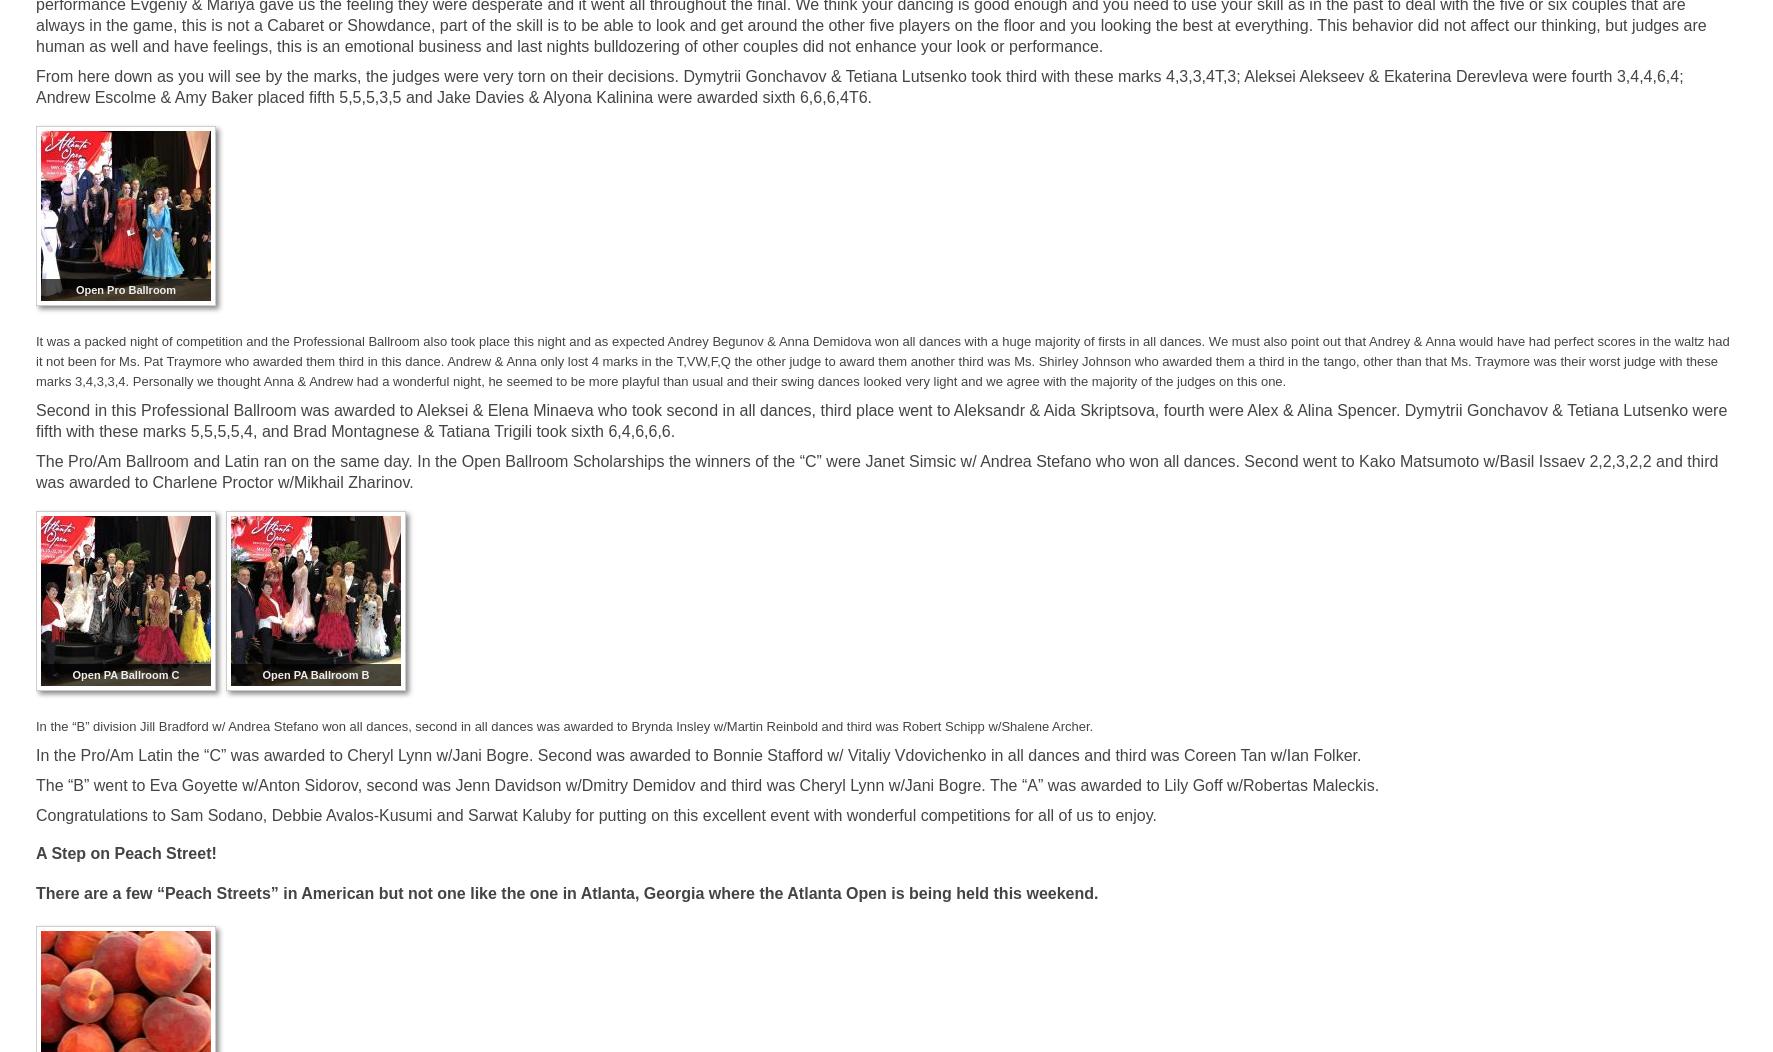  Describe the element at coordinates (34, 754) in the screenshot. I see `'In the Pro/Am Latin the “C” was awarded to Cheryl Lynn w/Jani Bogre. Second was awarded to Bonnie Stafford w/ Vitaliy Vdovichenko in all dances and third was Coreen Tan w/Ian Folker.'` at that location.